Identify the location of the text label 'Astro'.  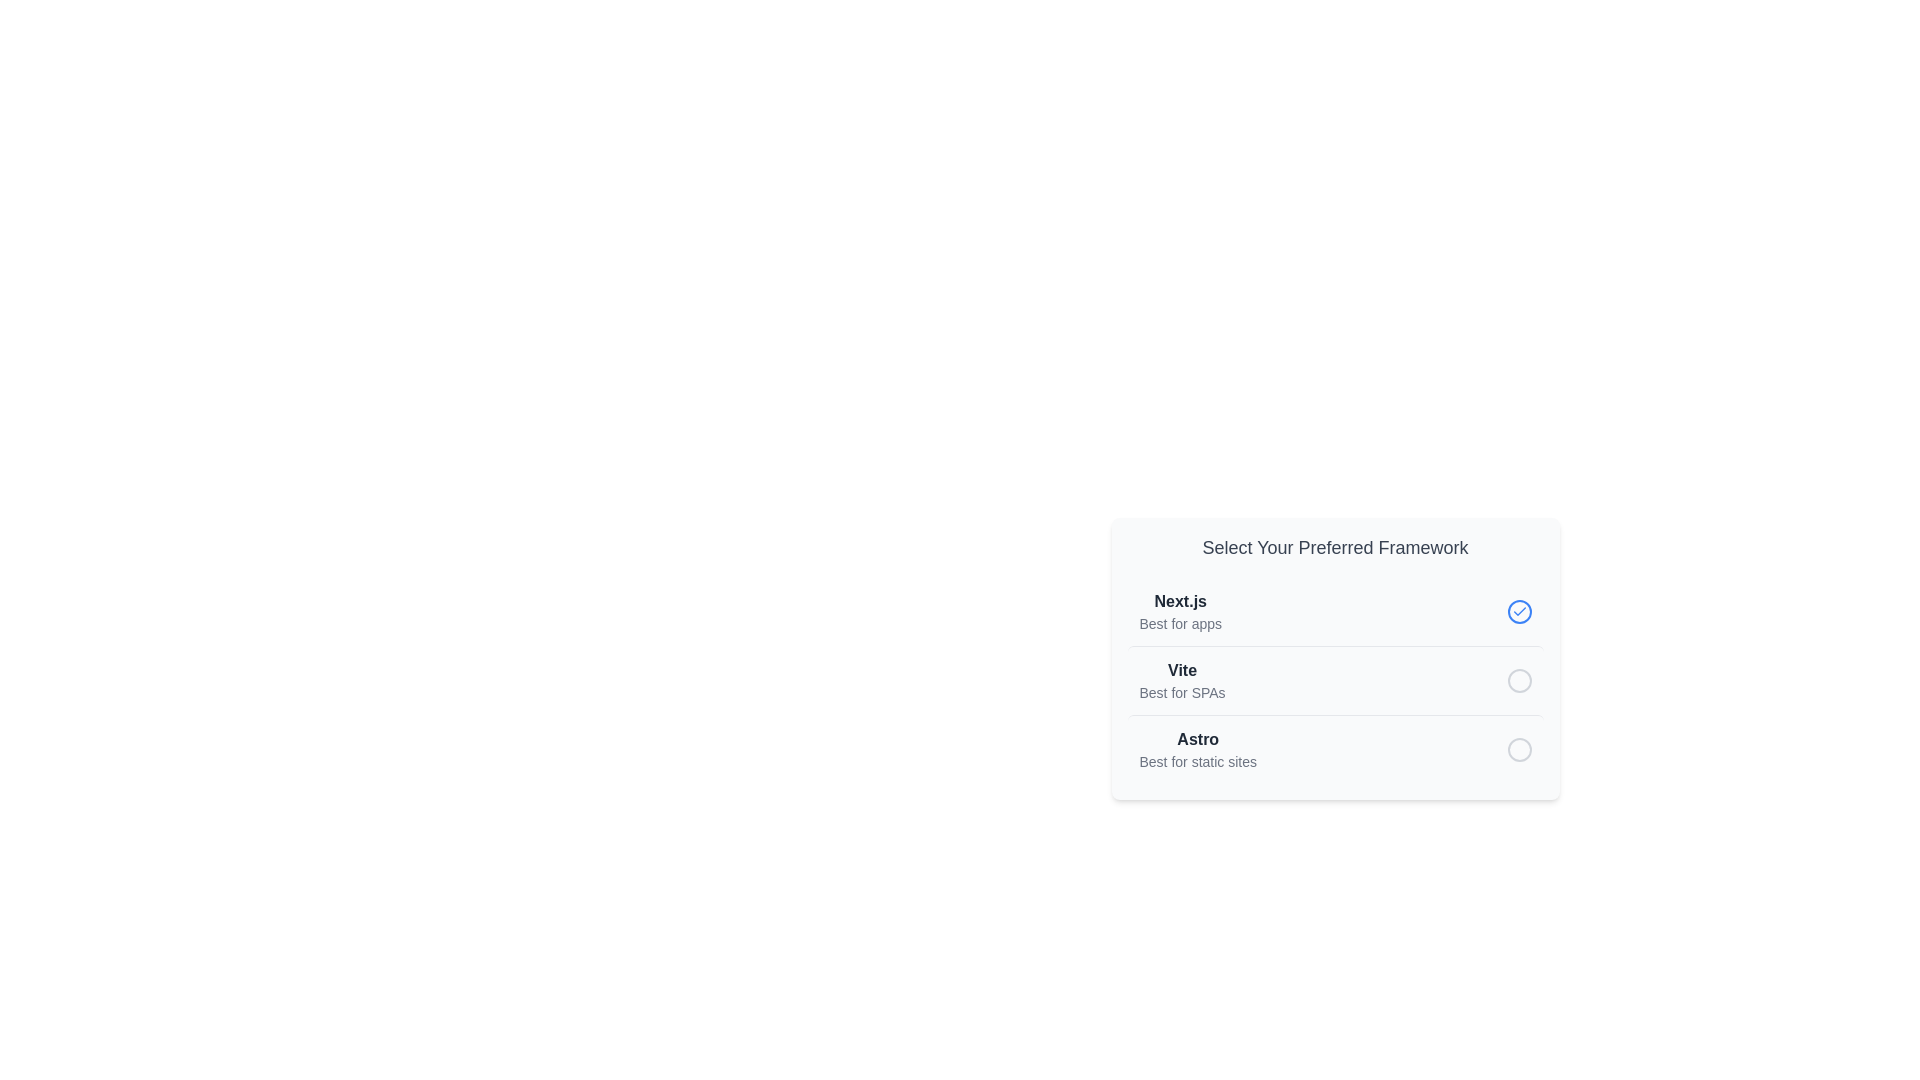
(1198, 740).